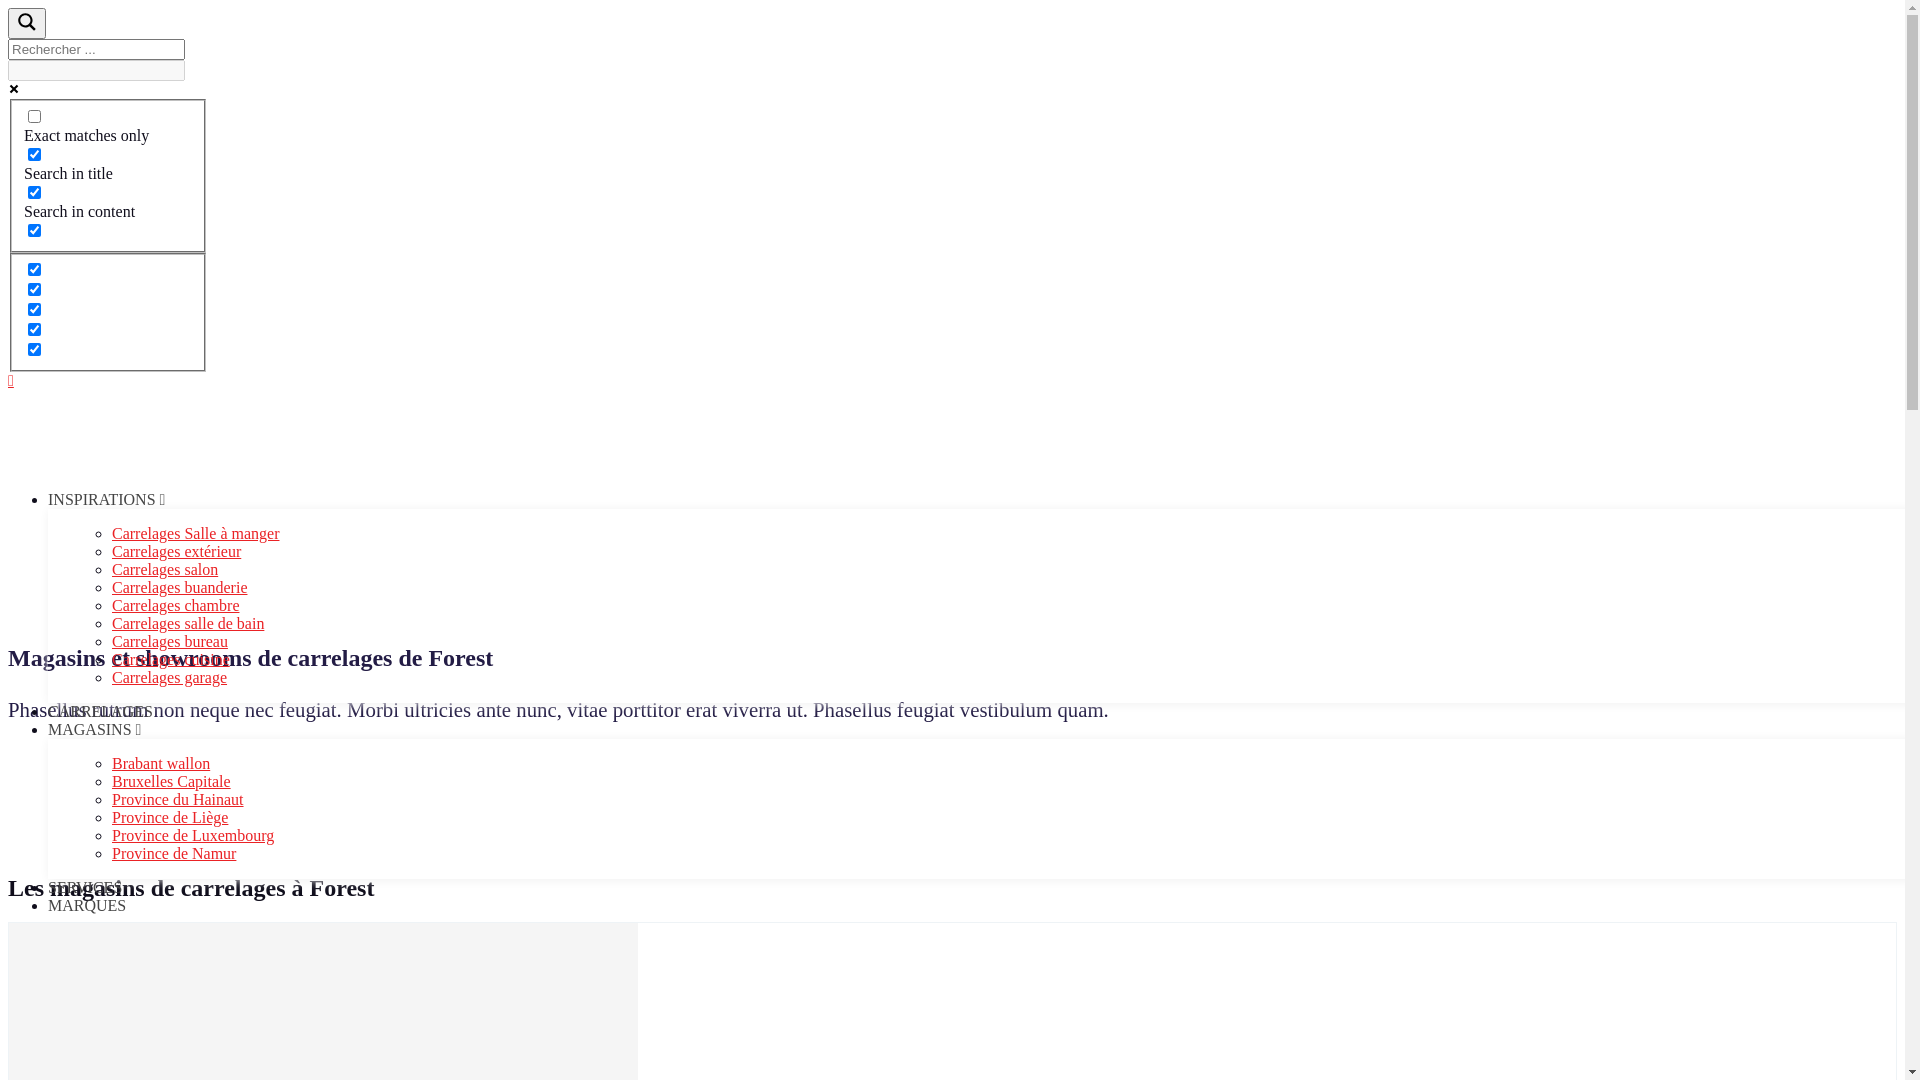  I want to click on 'Bruxelles Capitale', so click(171, 780).